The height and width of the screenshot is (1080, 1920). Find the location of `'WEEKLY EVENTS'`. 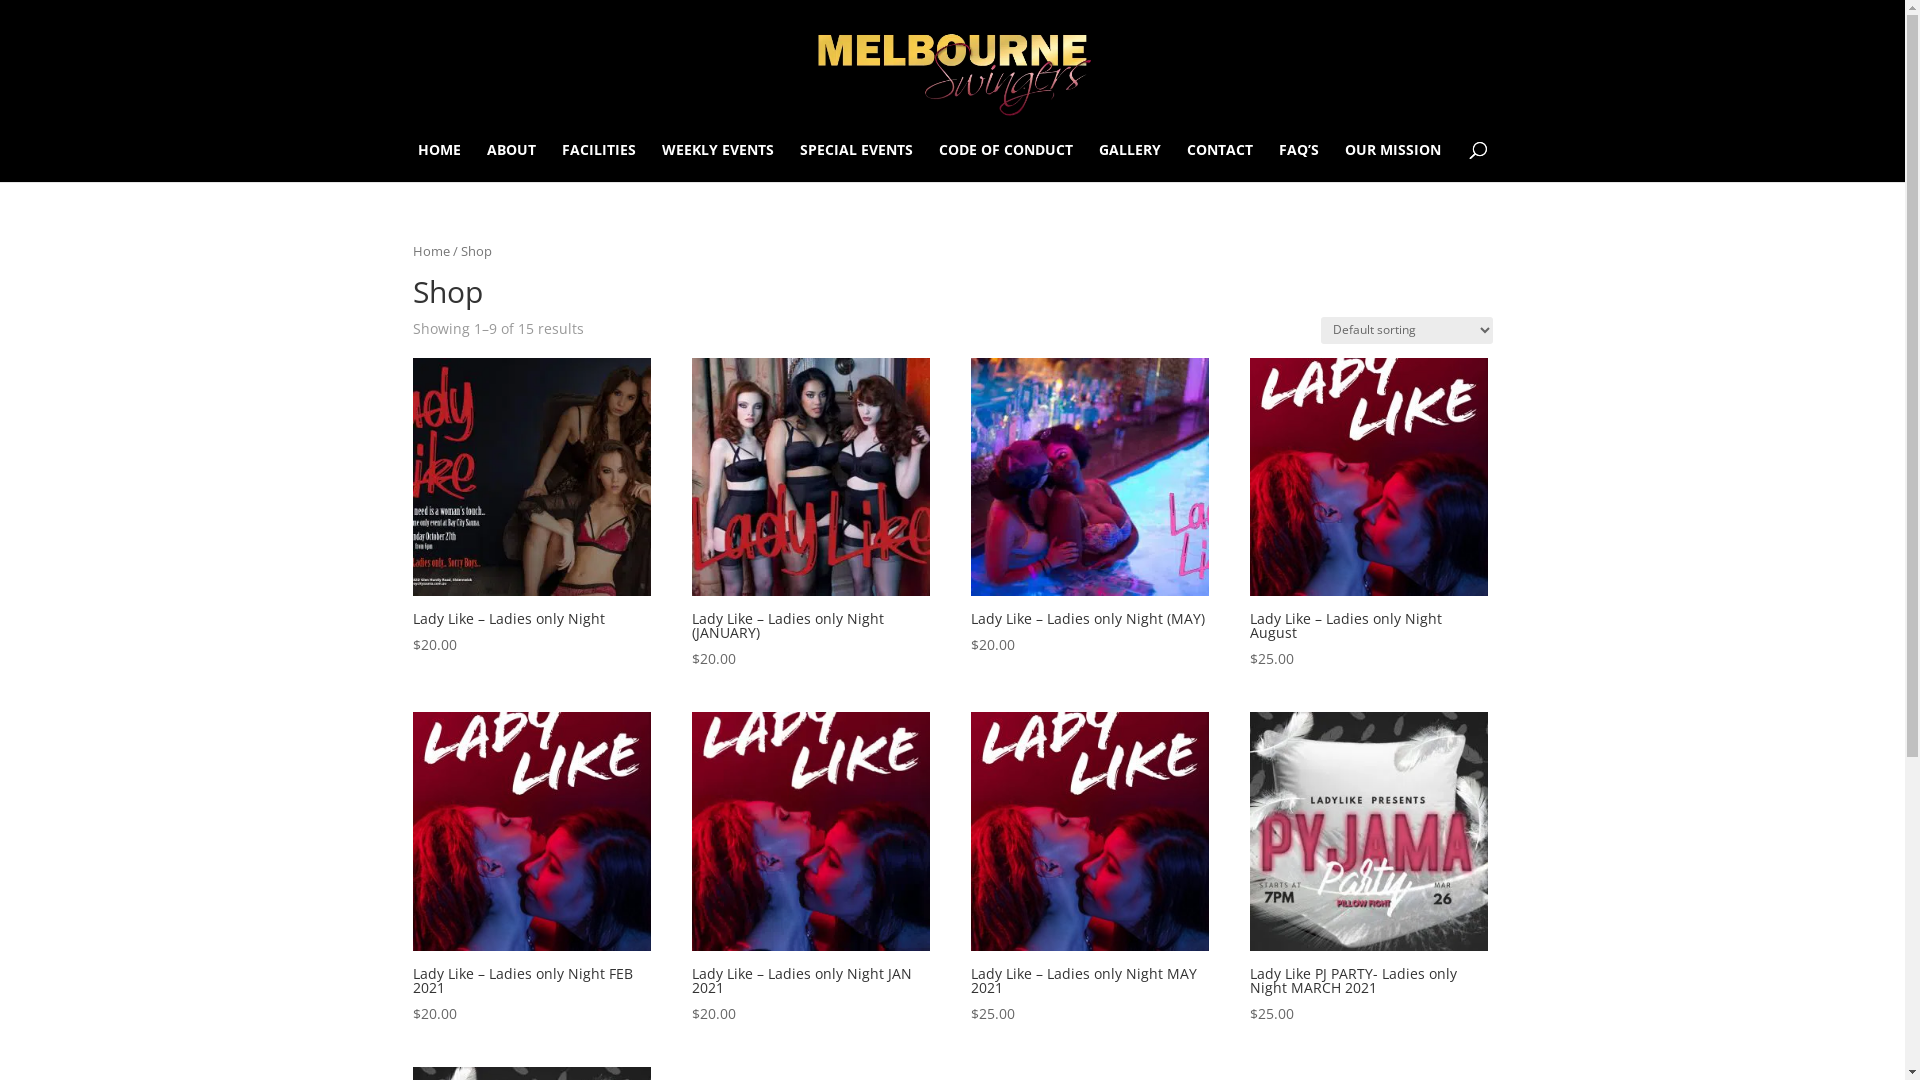

'WEEKLY EVENTS' is located at coordinates (718, 161).